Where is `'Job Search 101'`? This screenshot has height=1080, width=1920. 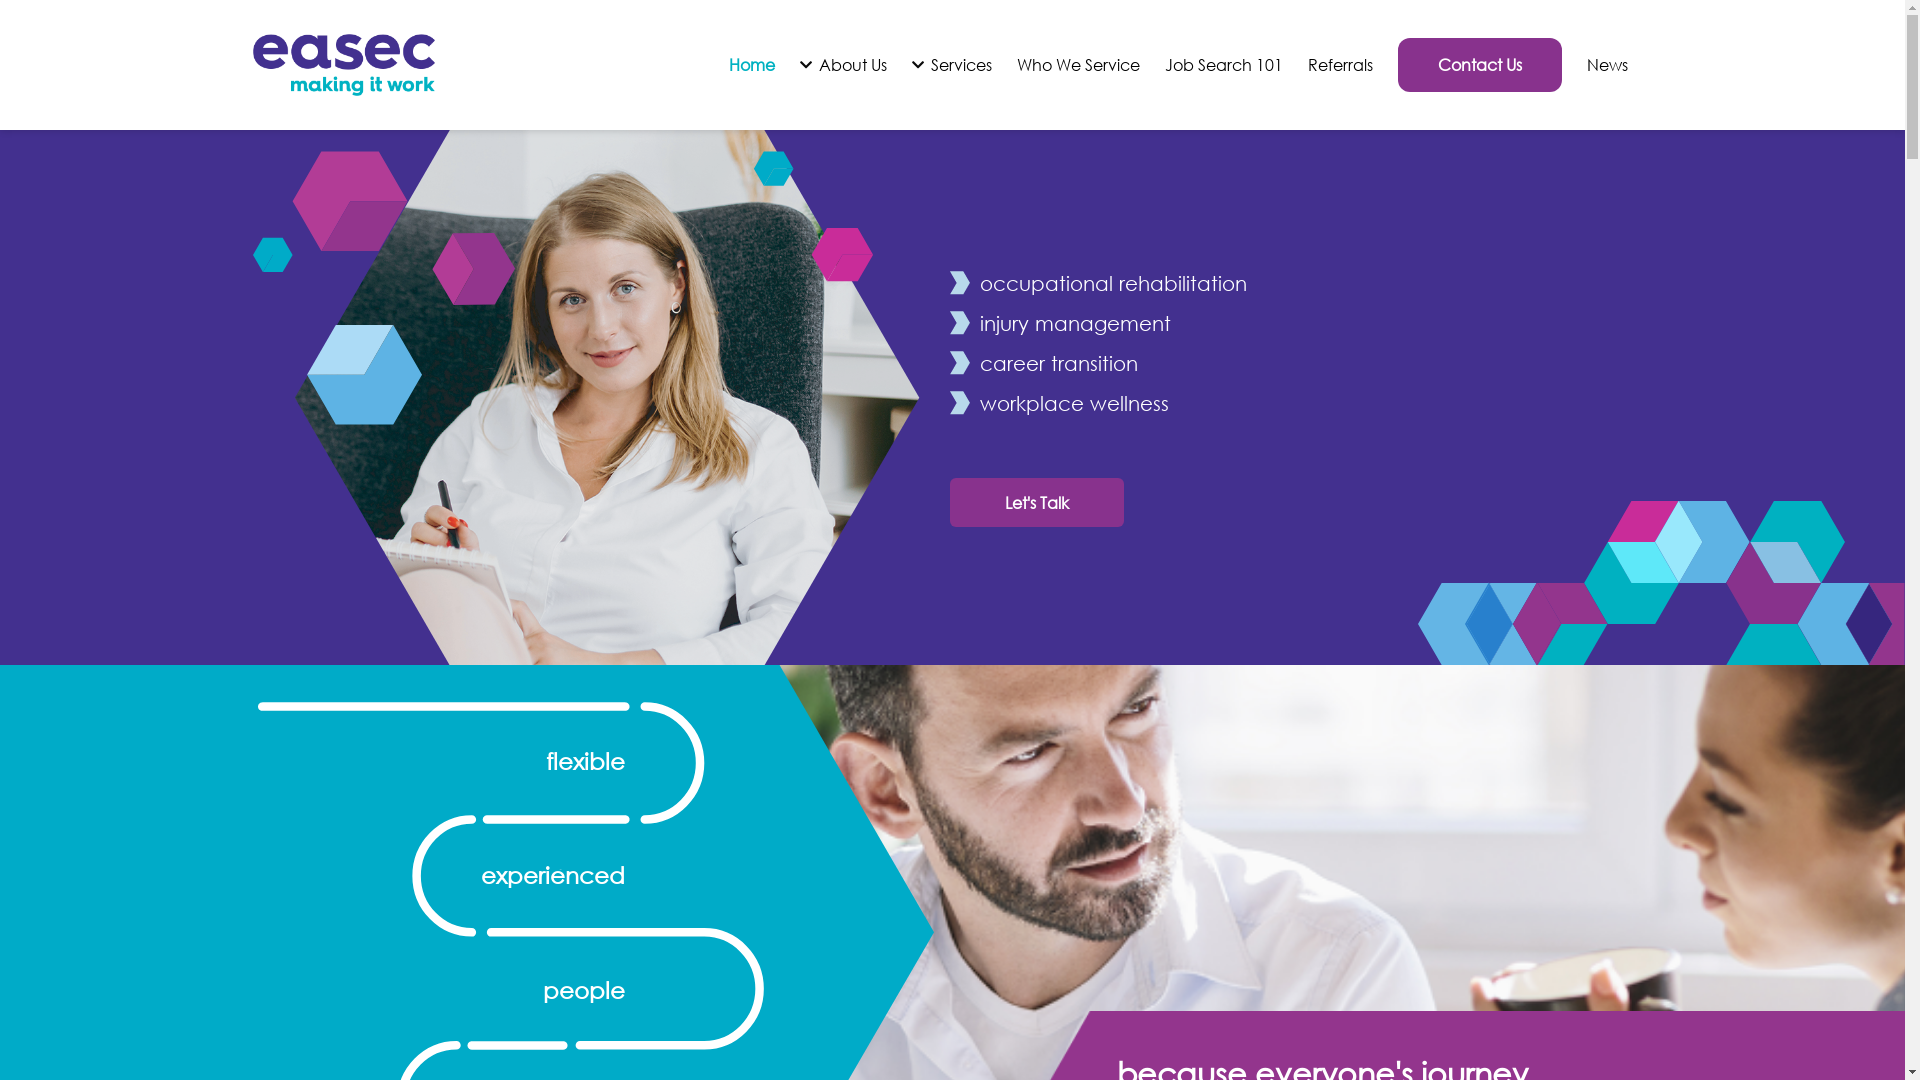
'Job Search 101' is located at coordinates (1222, 64).